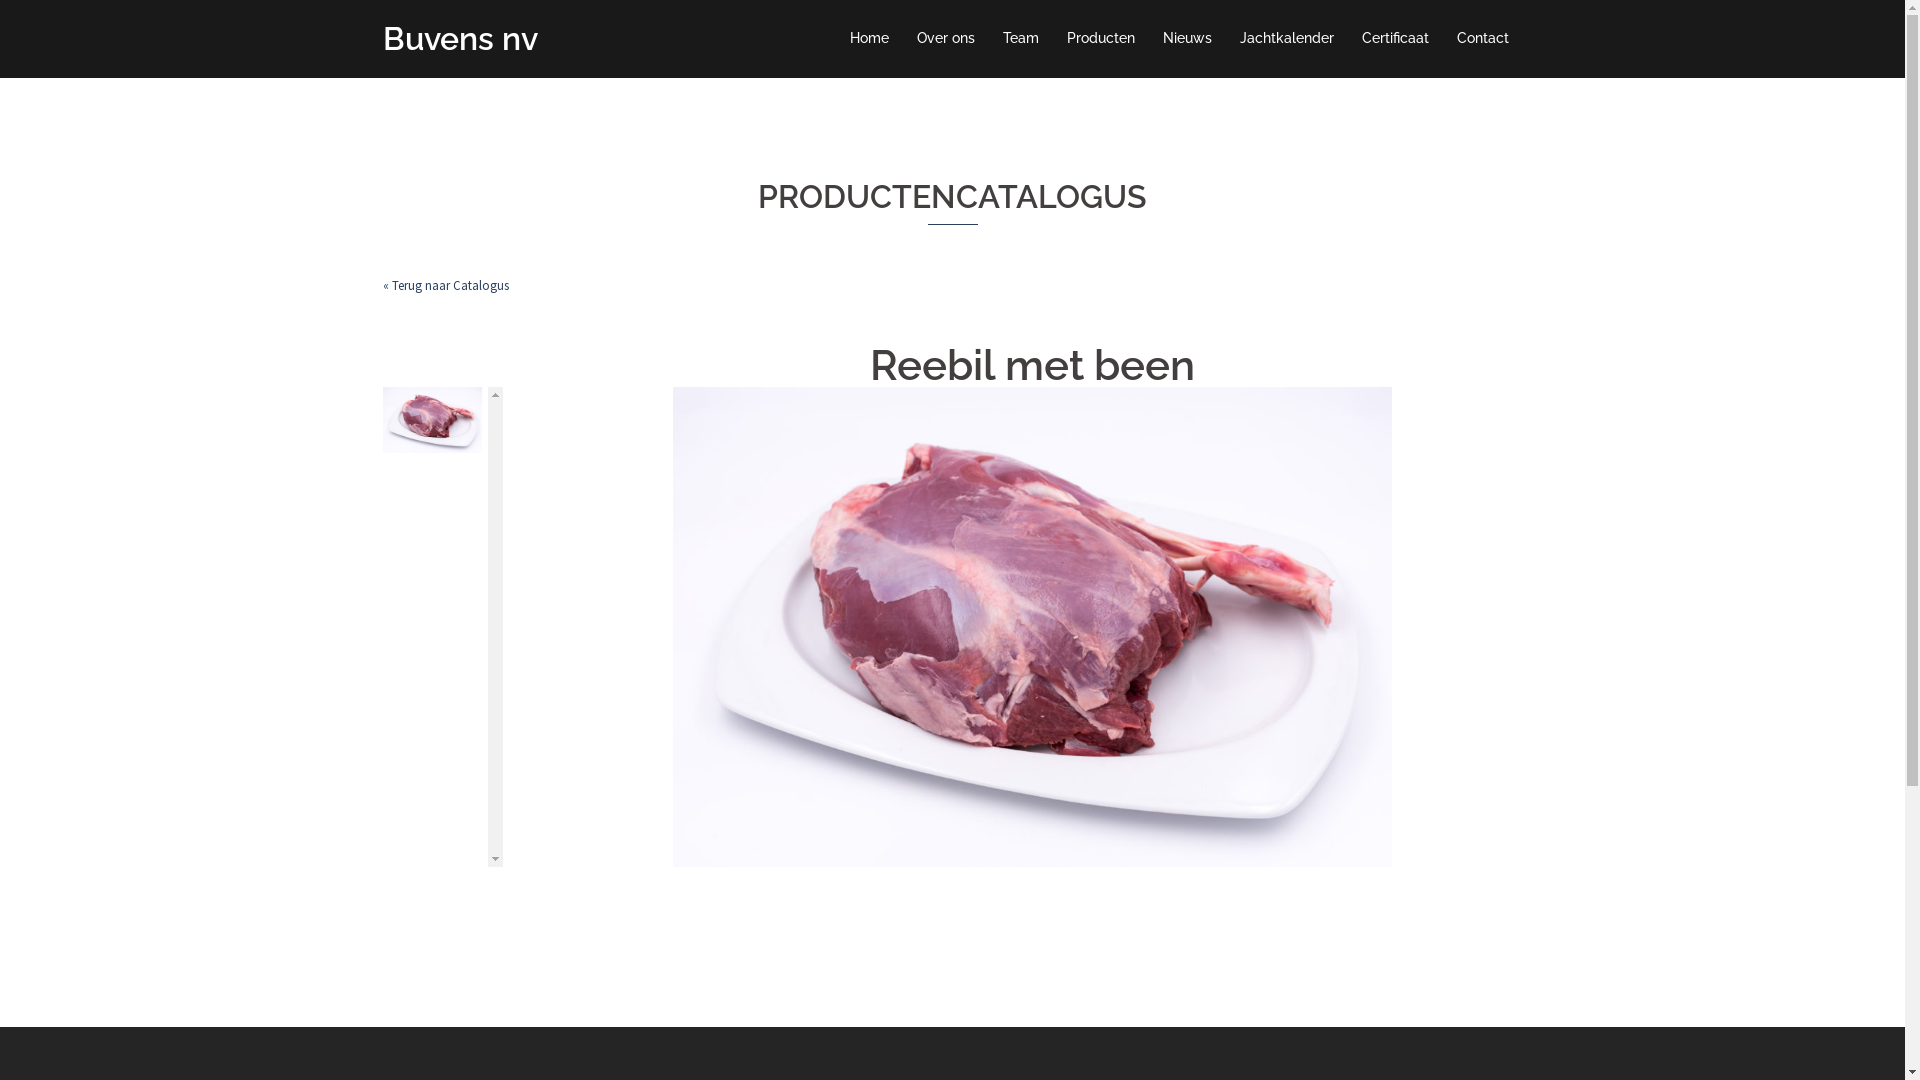  What do you see at coordinates (1019, 38) in the screenshot?
I see `'Team'` at bounding box center [1019, 38].